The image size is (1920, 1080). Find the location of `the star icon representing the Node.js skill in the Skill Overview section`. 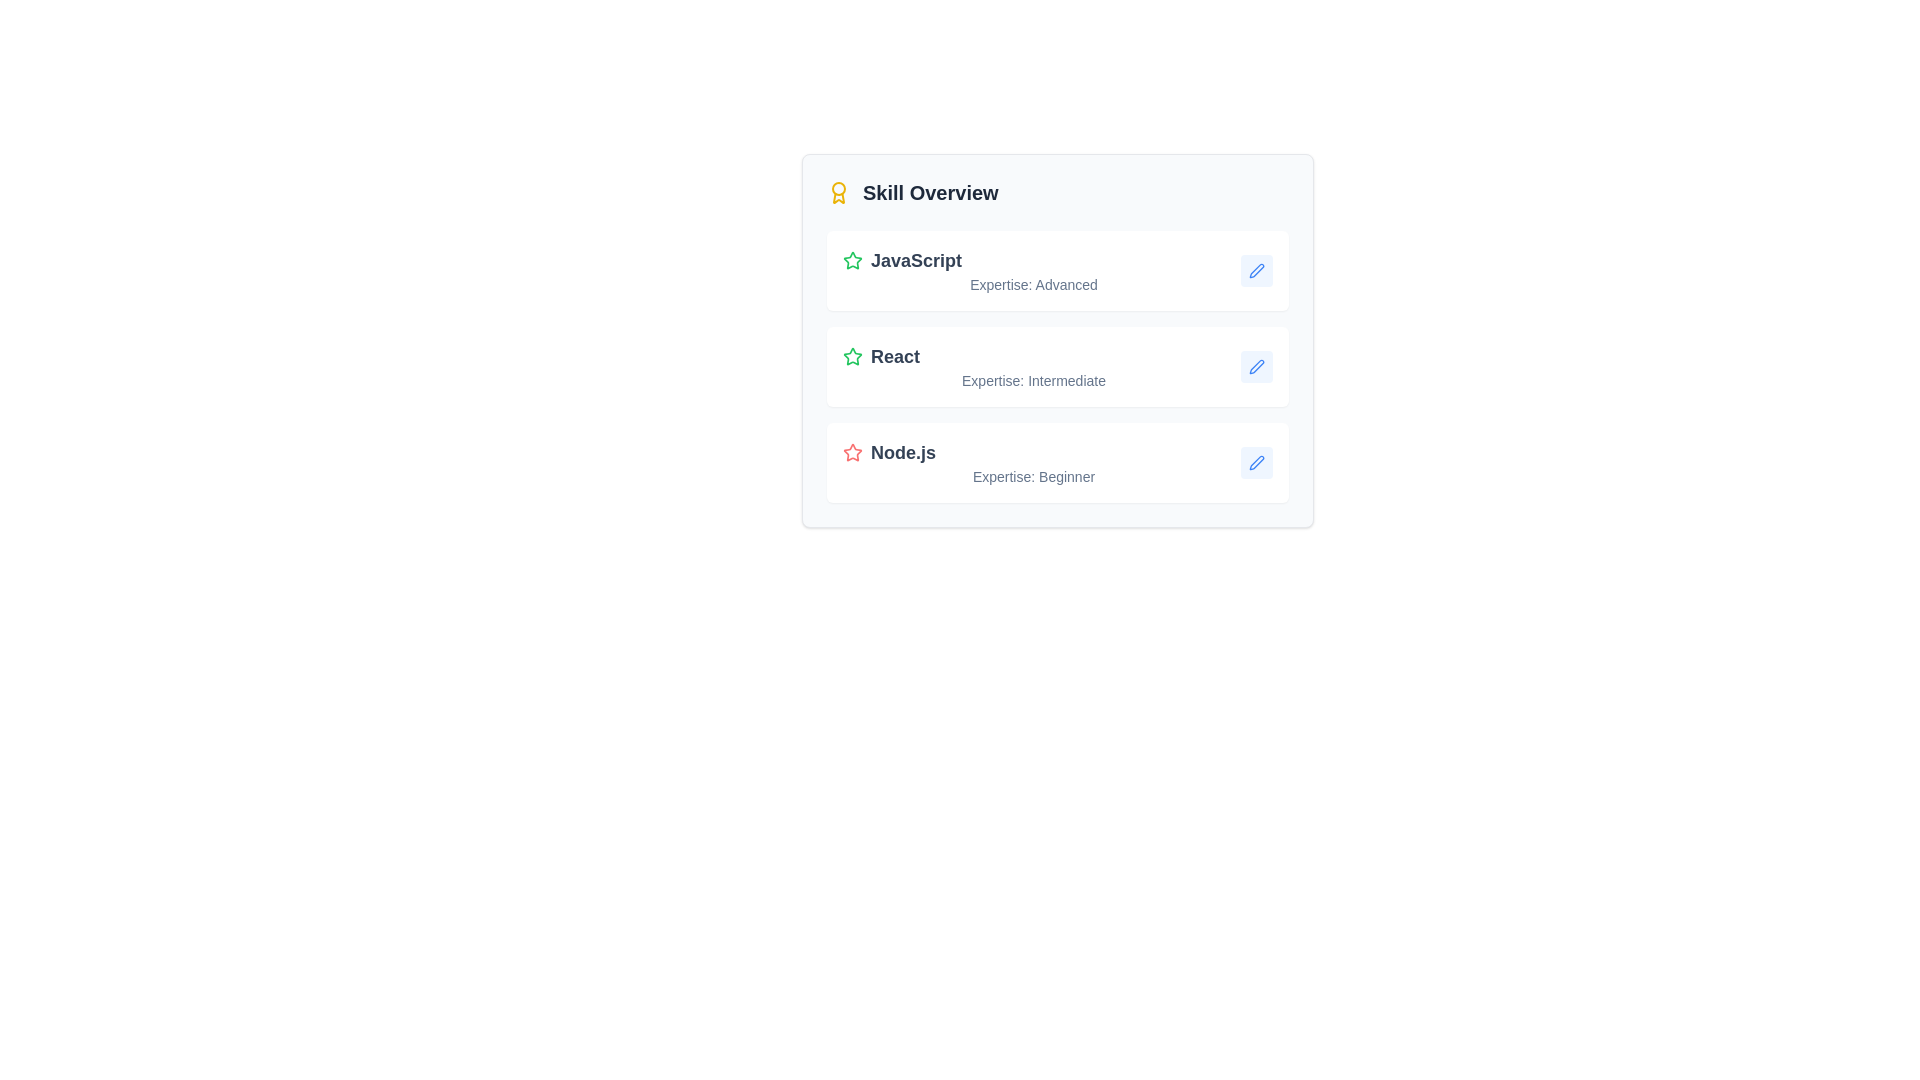

the star icon representing the Node.js skill in the Skill Overview section is located at coordinates (853, 452).